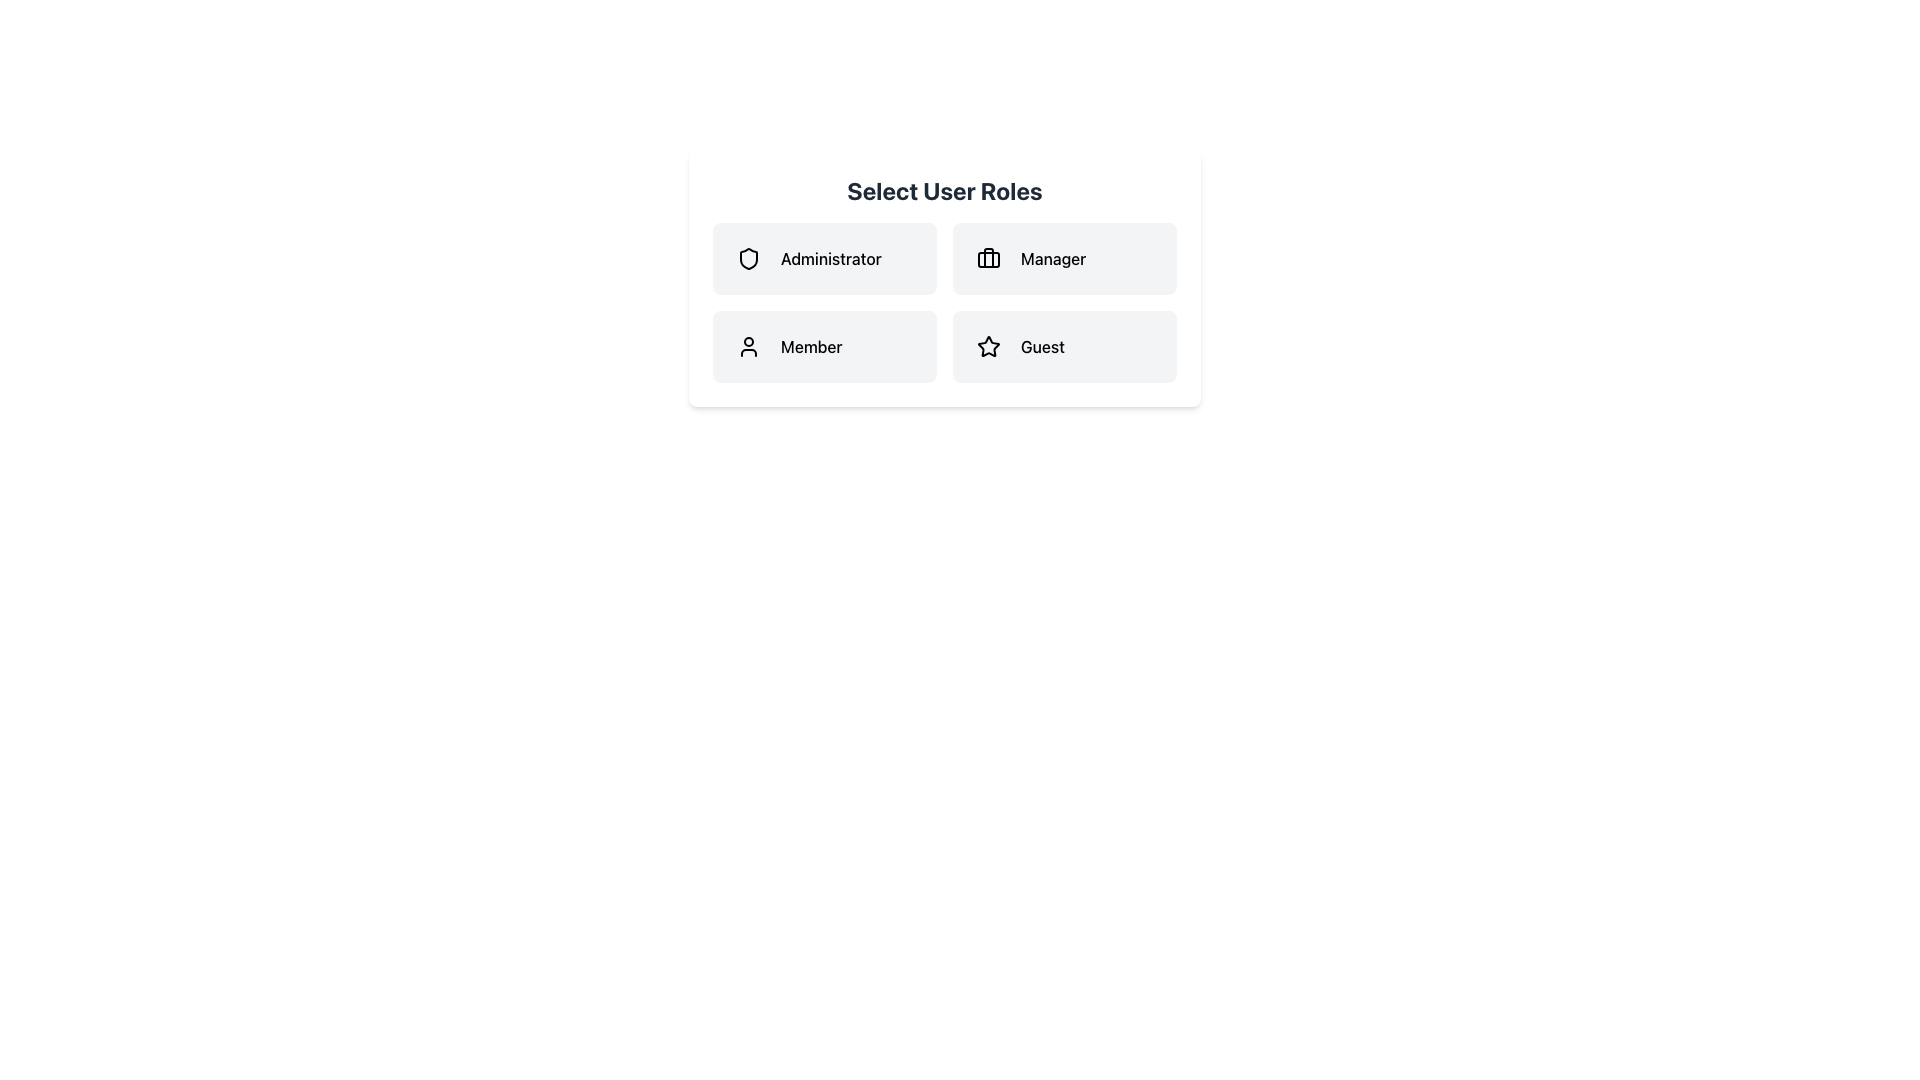  I want to click on the user icon within the button, so click(747, 346).